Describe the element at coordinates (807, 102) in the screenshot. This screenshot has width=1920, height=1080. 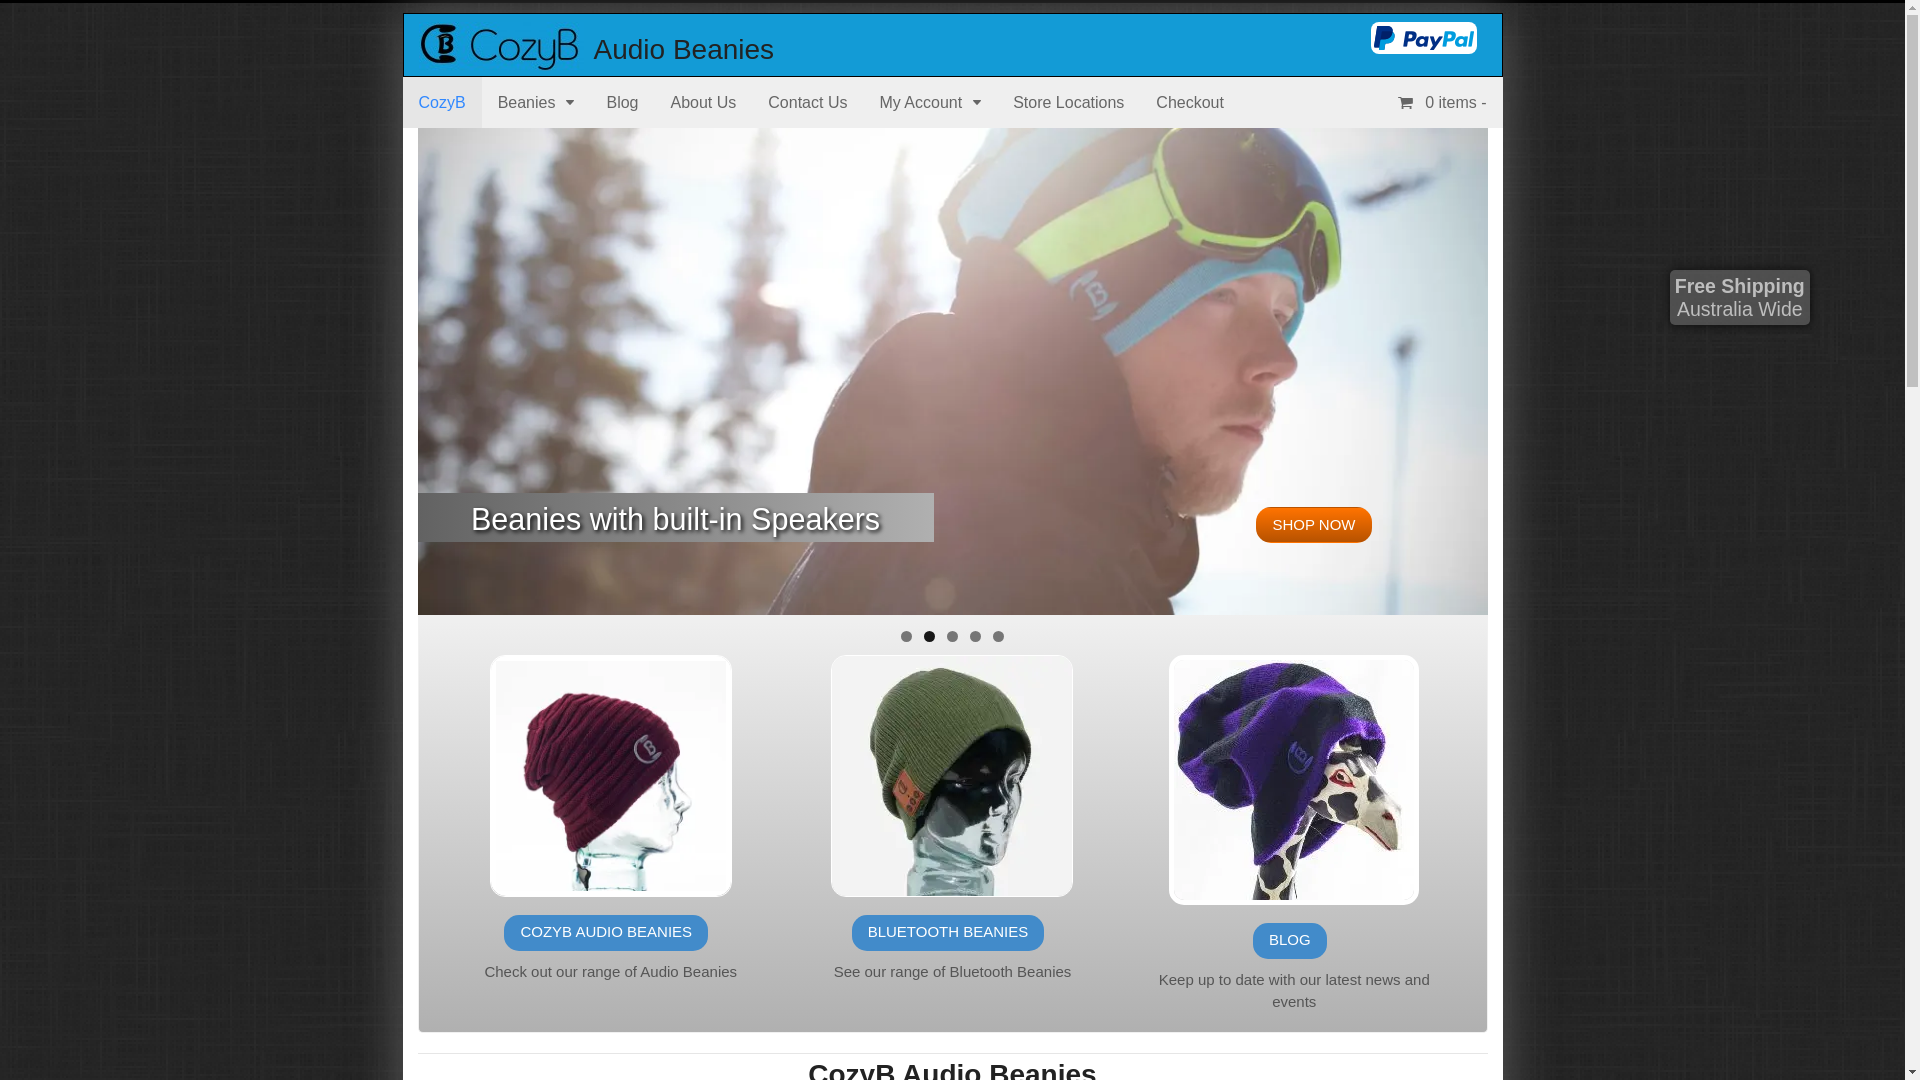
I see `'Contact Us'` at that location.